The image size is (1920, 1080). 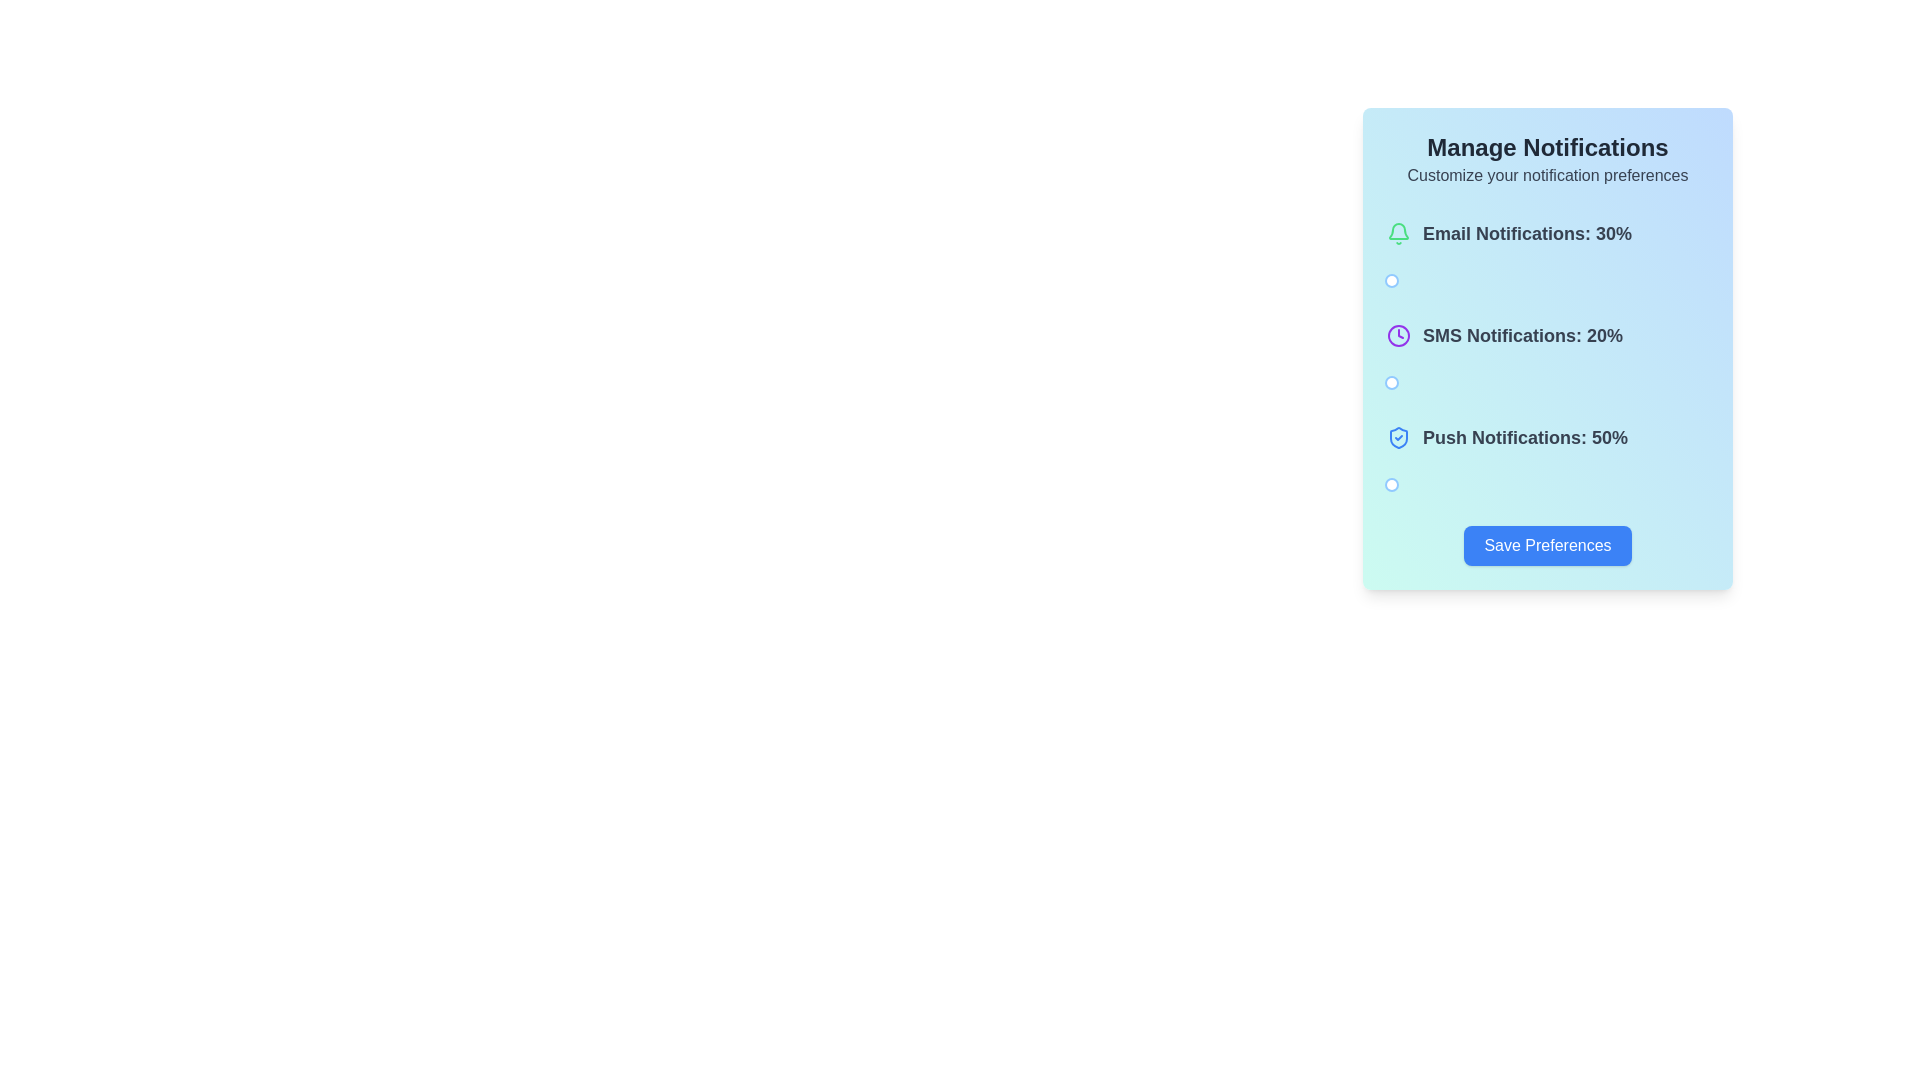 I want to click on the 'Email Notifications' label with icon that indicates a current setting of 30%, located below the 'Manage Notifications' heading, so click(x=1509, y=233).